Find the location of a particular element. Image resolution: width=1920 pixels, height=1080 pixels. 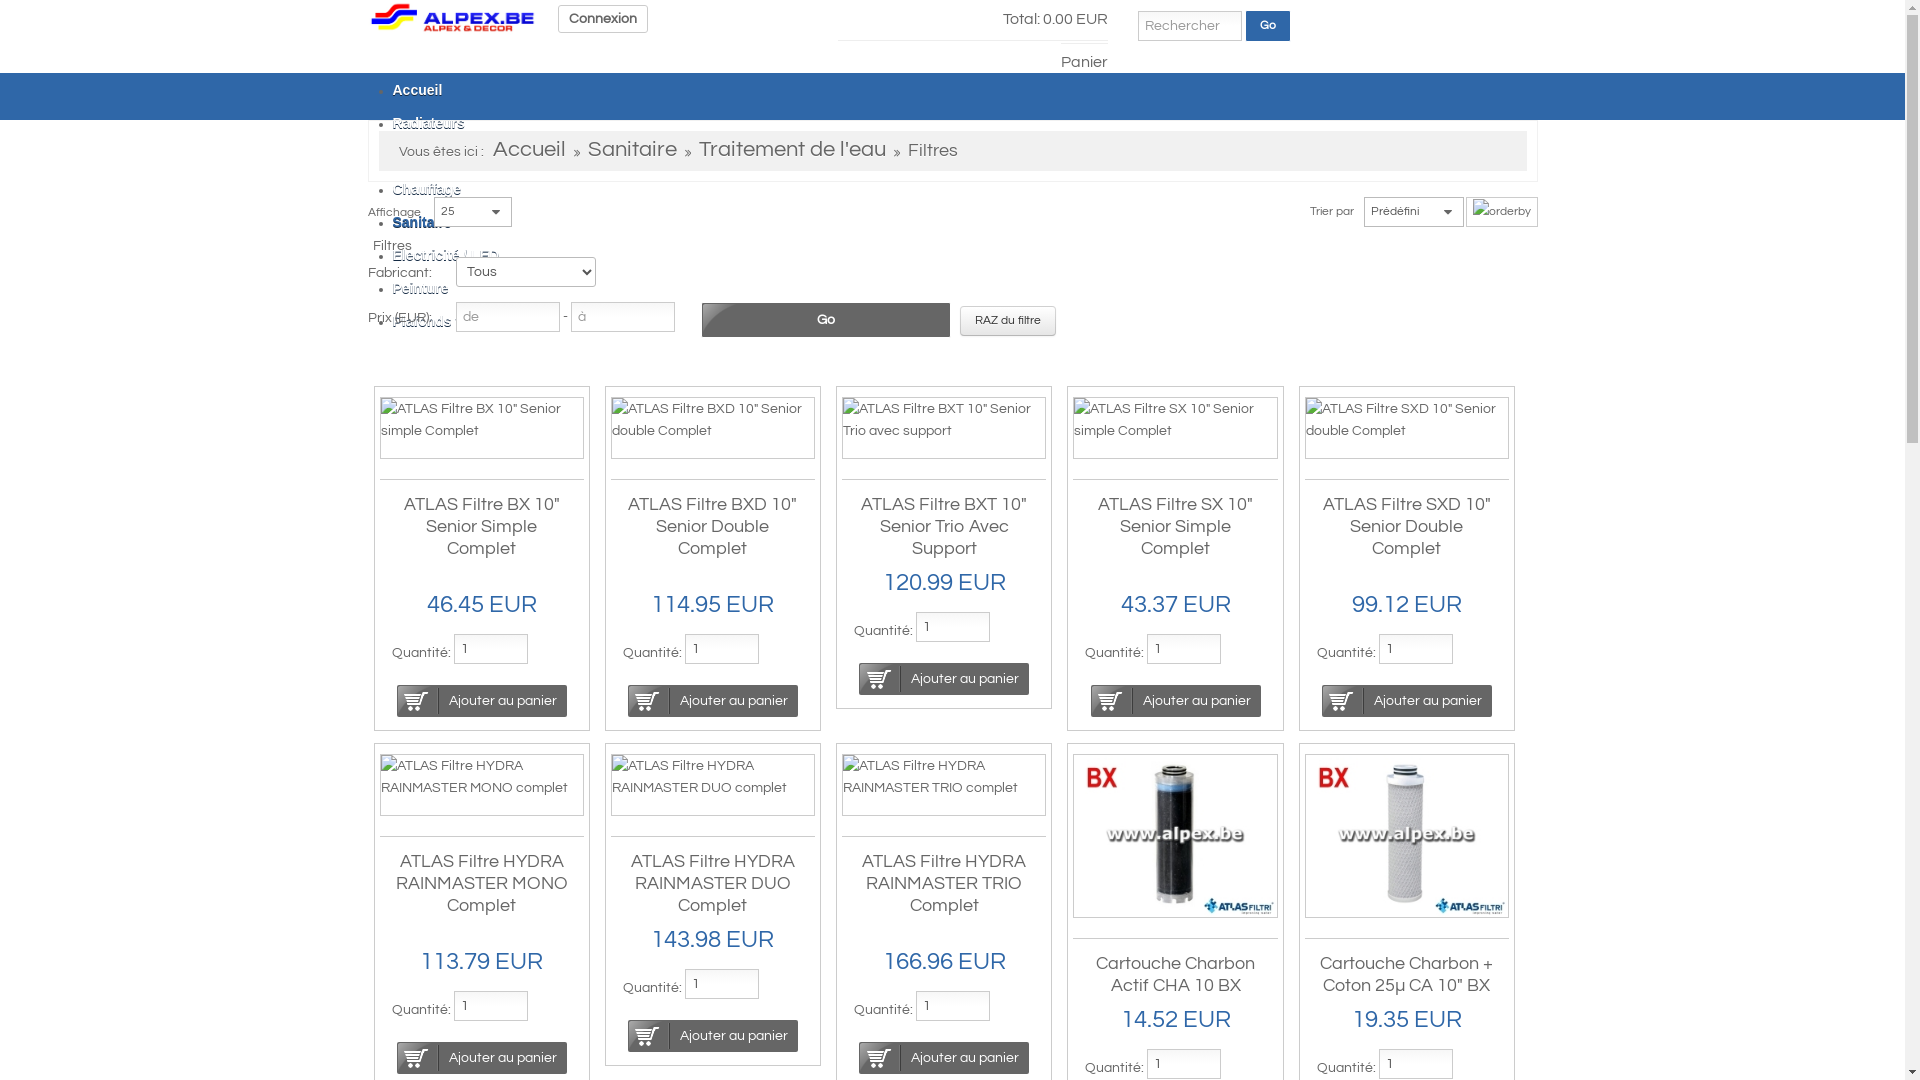

'Panier' is located at coordinates (1082, 55).